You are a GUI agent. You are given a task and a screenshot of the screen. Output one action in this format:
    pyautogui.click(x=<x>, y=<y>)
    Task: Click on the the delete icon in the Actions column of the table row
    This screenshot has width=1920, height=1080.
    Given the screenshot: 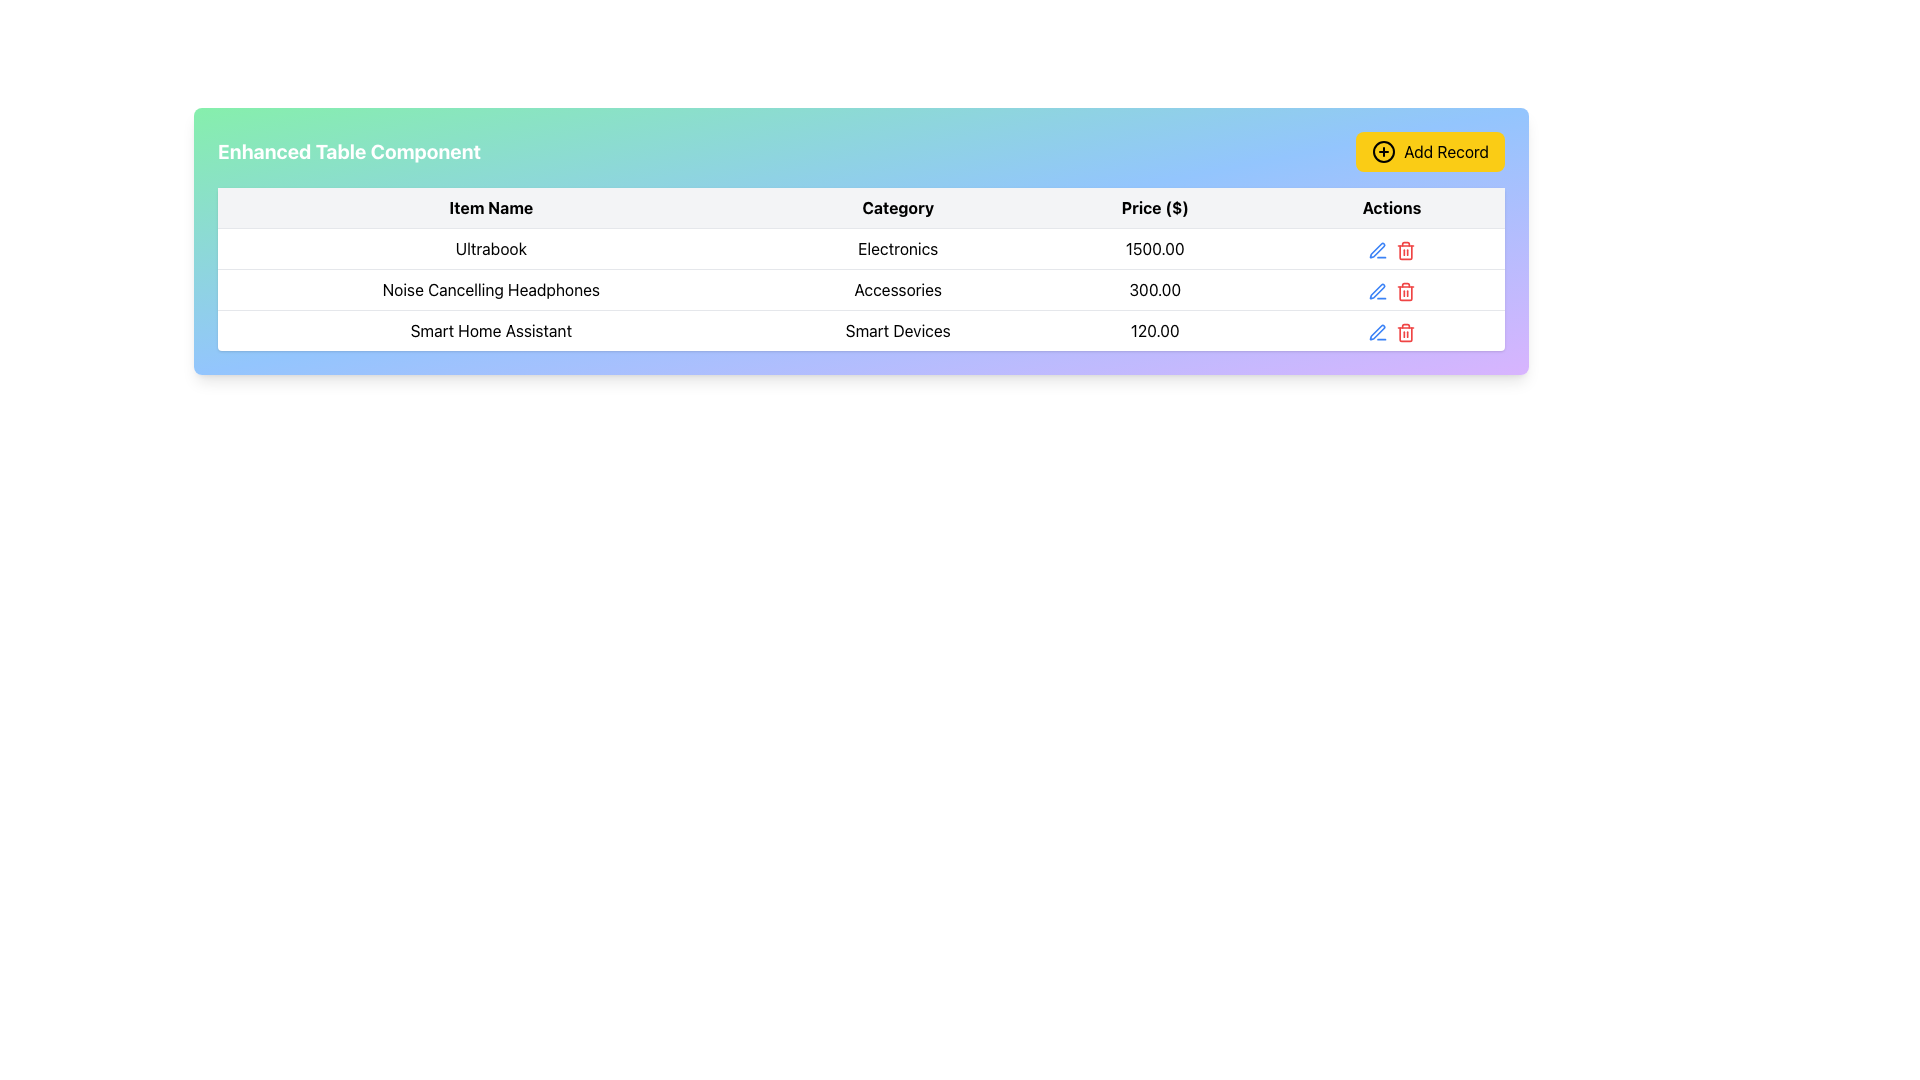 What is the action you would take?
    pyautogui.click(x=1390, y=248)
    